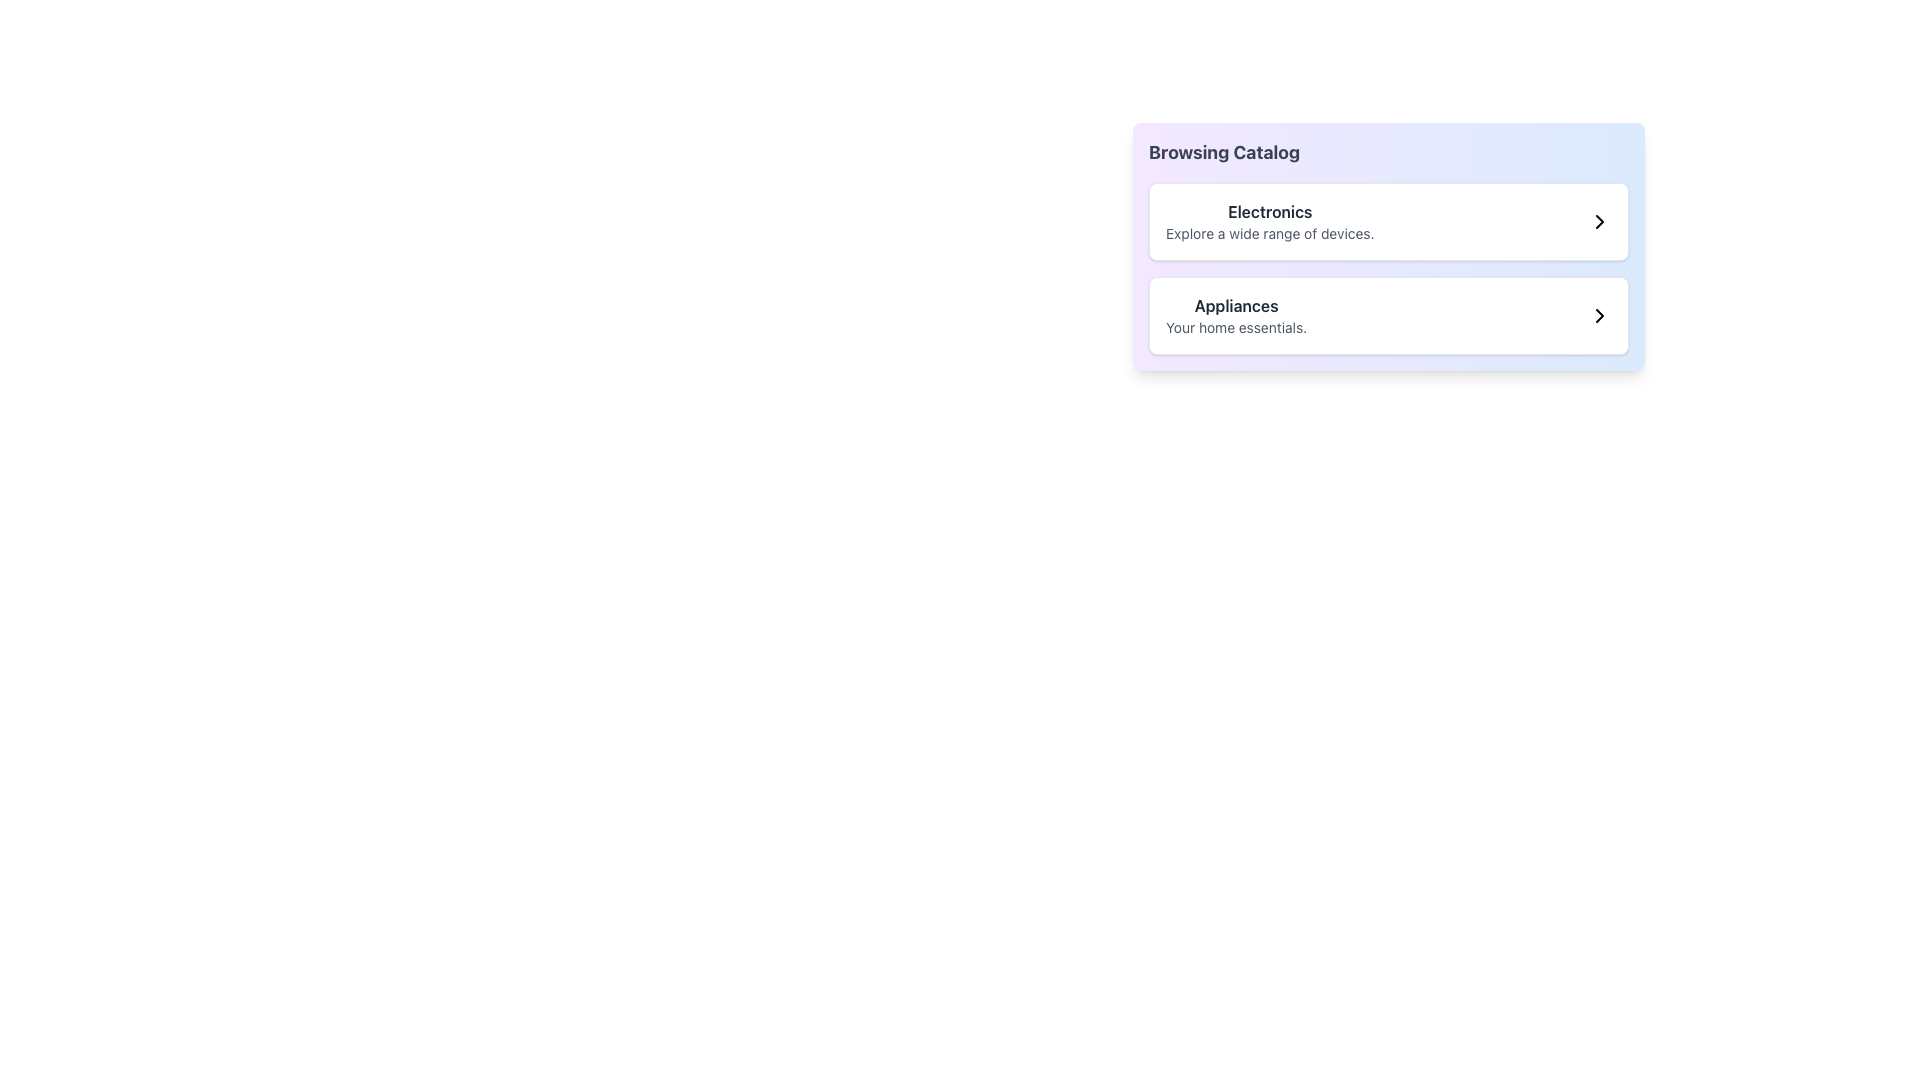 This screenshot has height=1080, width=1920. I want to click on the static descriptive text element for the 'Appliances' category, located below the bold title 'Appliances' in the bottom-right portion of the card, so click(1235, 326).